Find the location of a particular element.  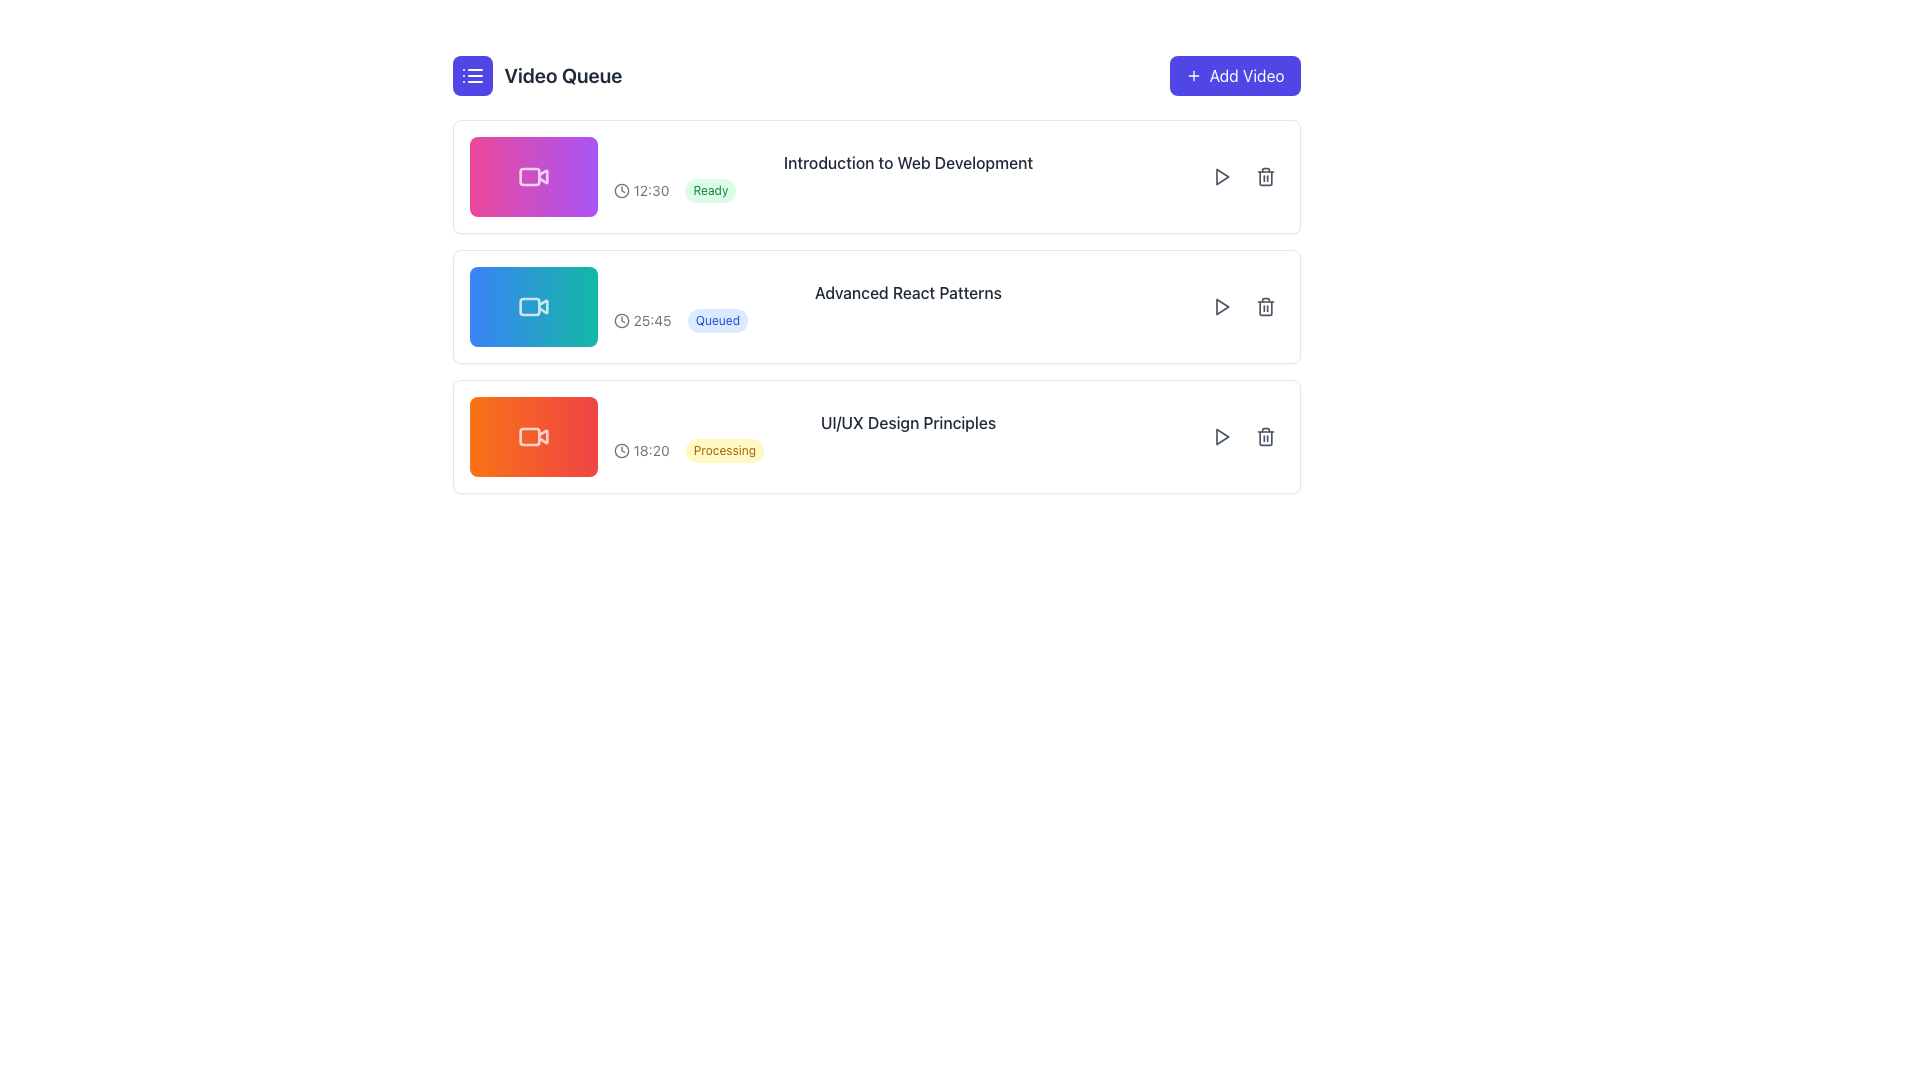

the Status badge, which is positioned directly to the right of the text '12:30' in the first item of a vertical list of videos is located at coordinates (710, 191).